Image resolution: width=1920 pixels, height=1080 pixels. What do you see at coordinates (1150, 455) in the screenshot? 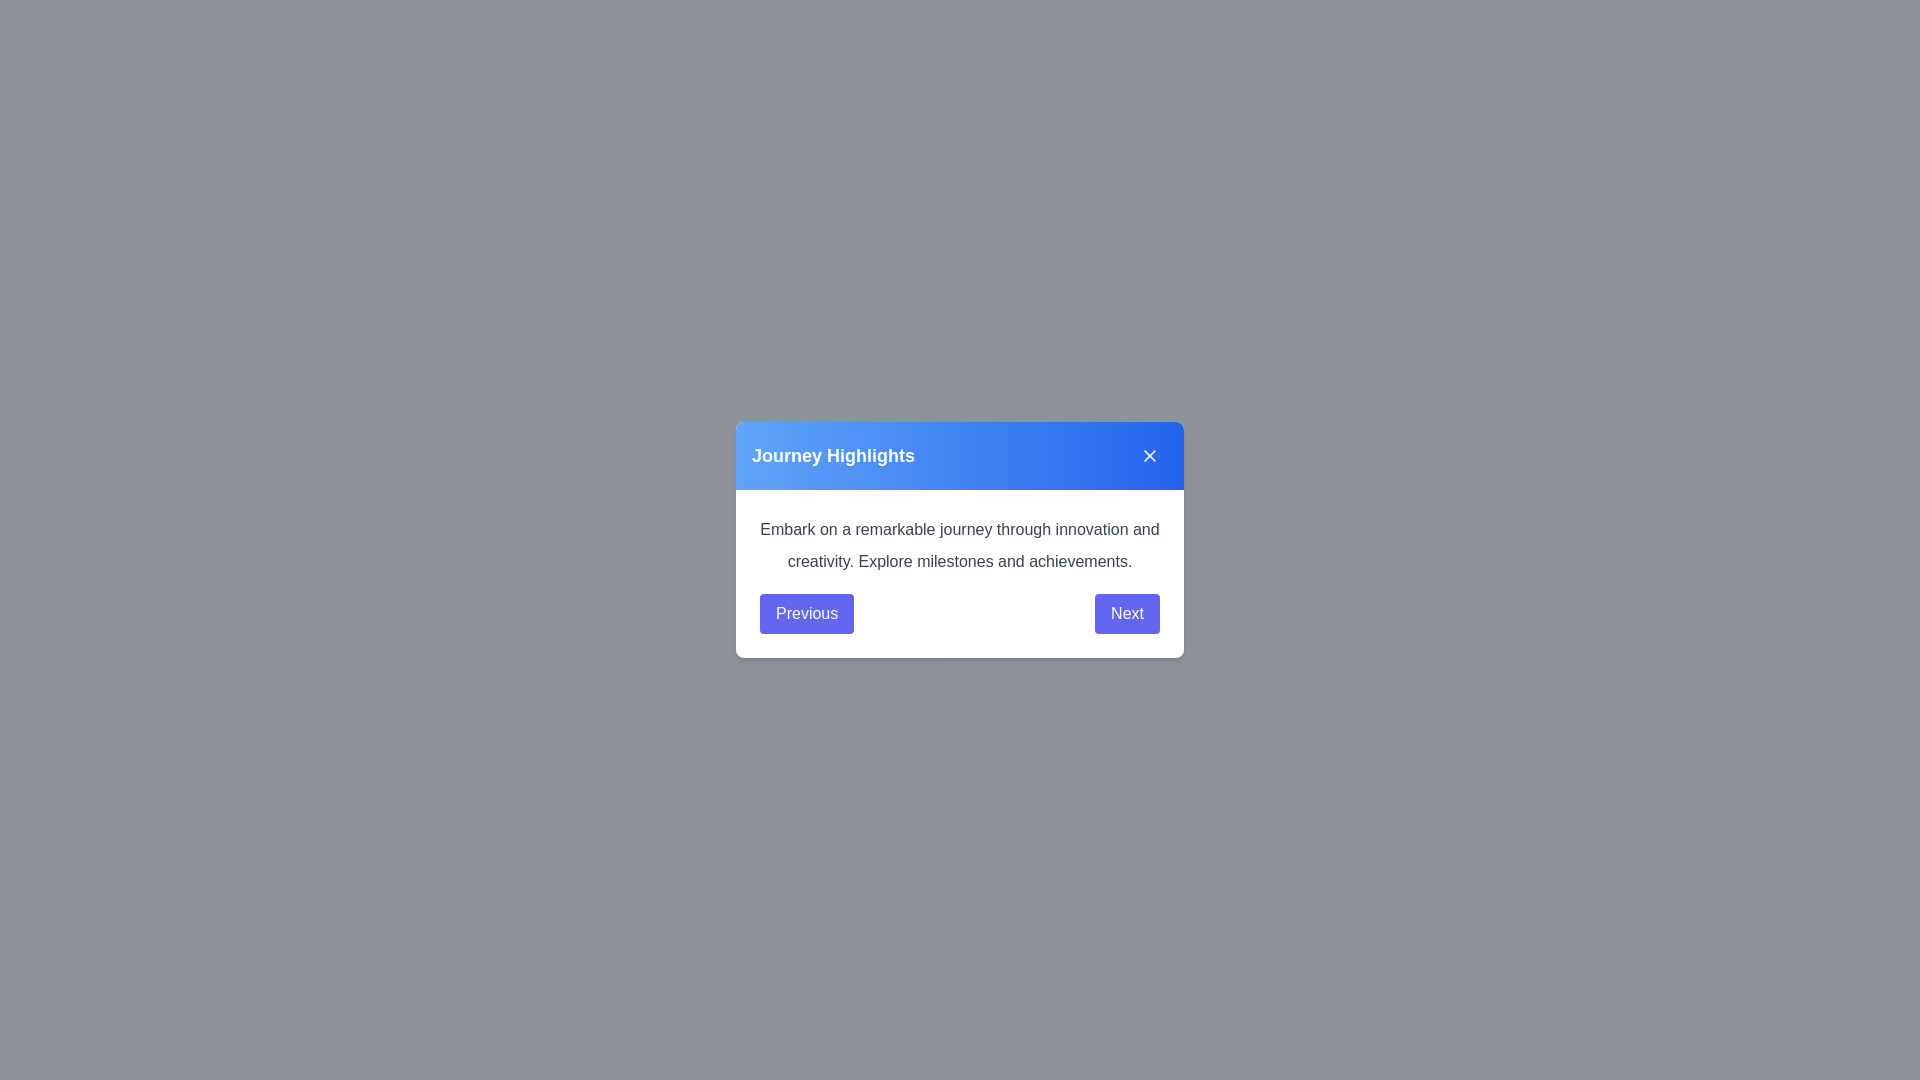
I see `the close button with an icon located in the top-right corner of the modal header, adjacent to the title text 'Journey Highlights'` at bounding box center [1150, 455].